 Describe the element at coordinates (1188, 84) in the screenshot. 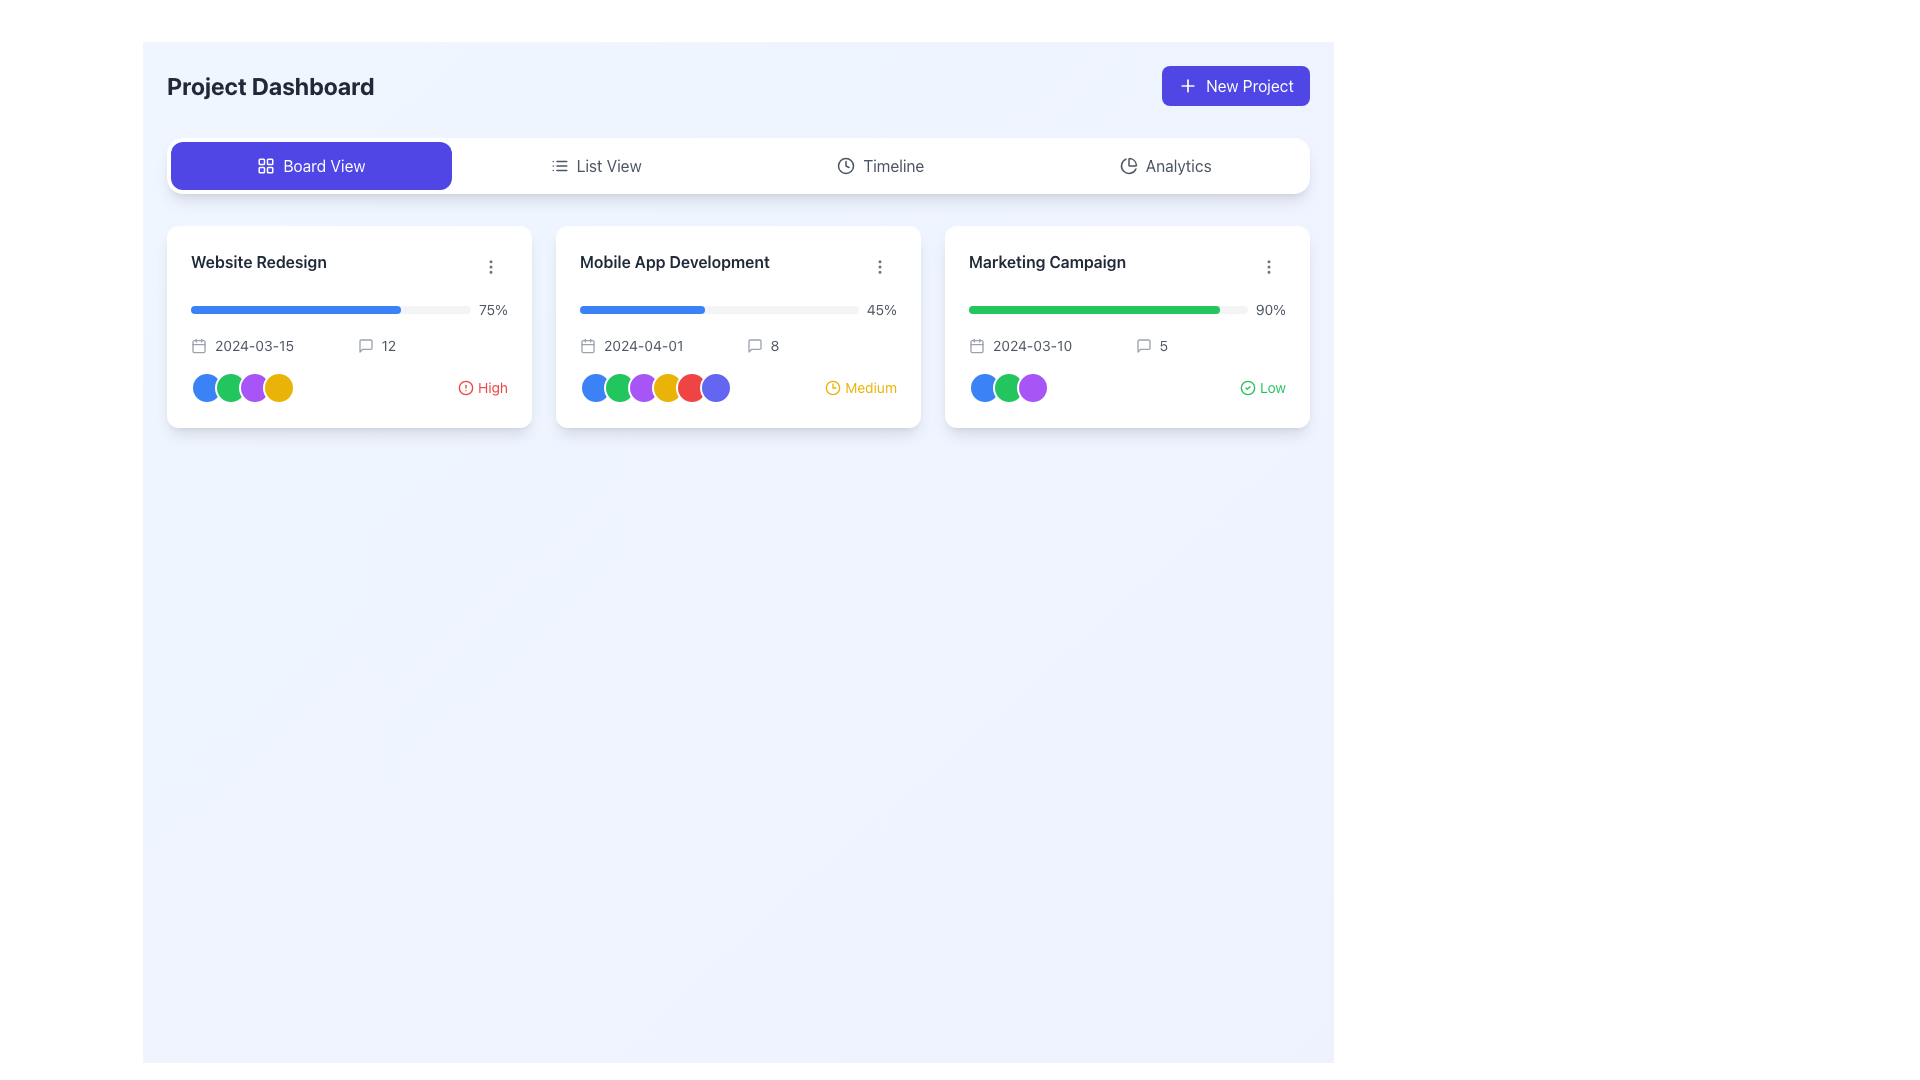

I see `the plus icon inside the 'New Project' button located at the top-right corner of the interface to initiate a new project` at that location.